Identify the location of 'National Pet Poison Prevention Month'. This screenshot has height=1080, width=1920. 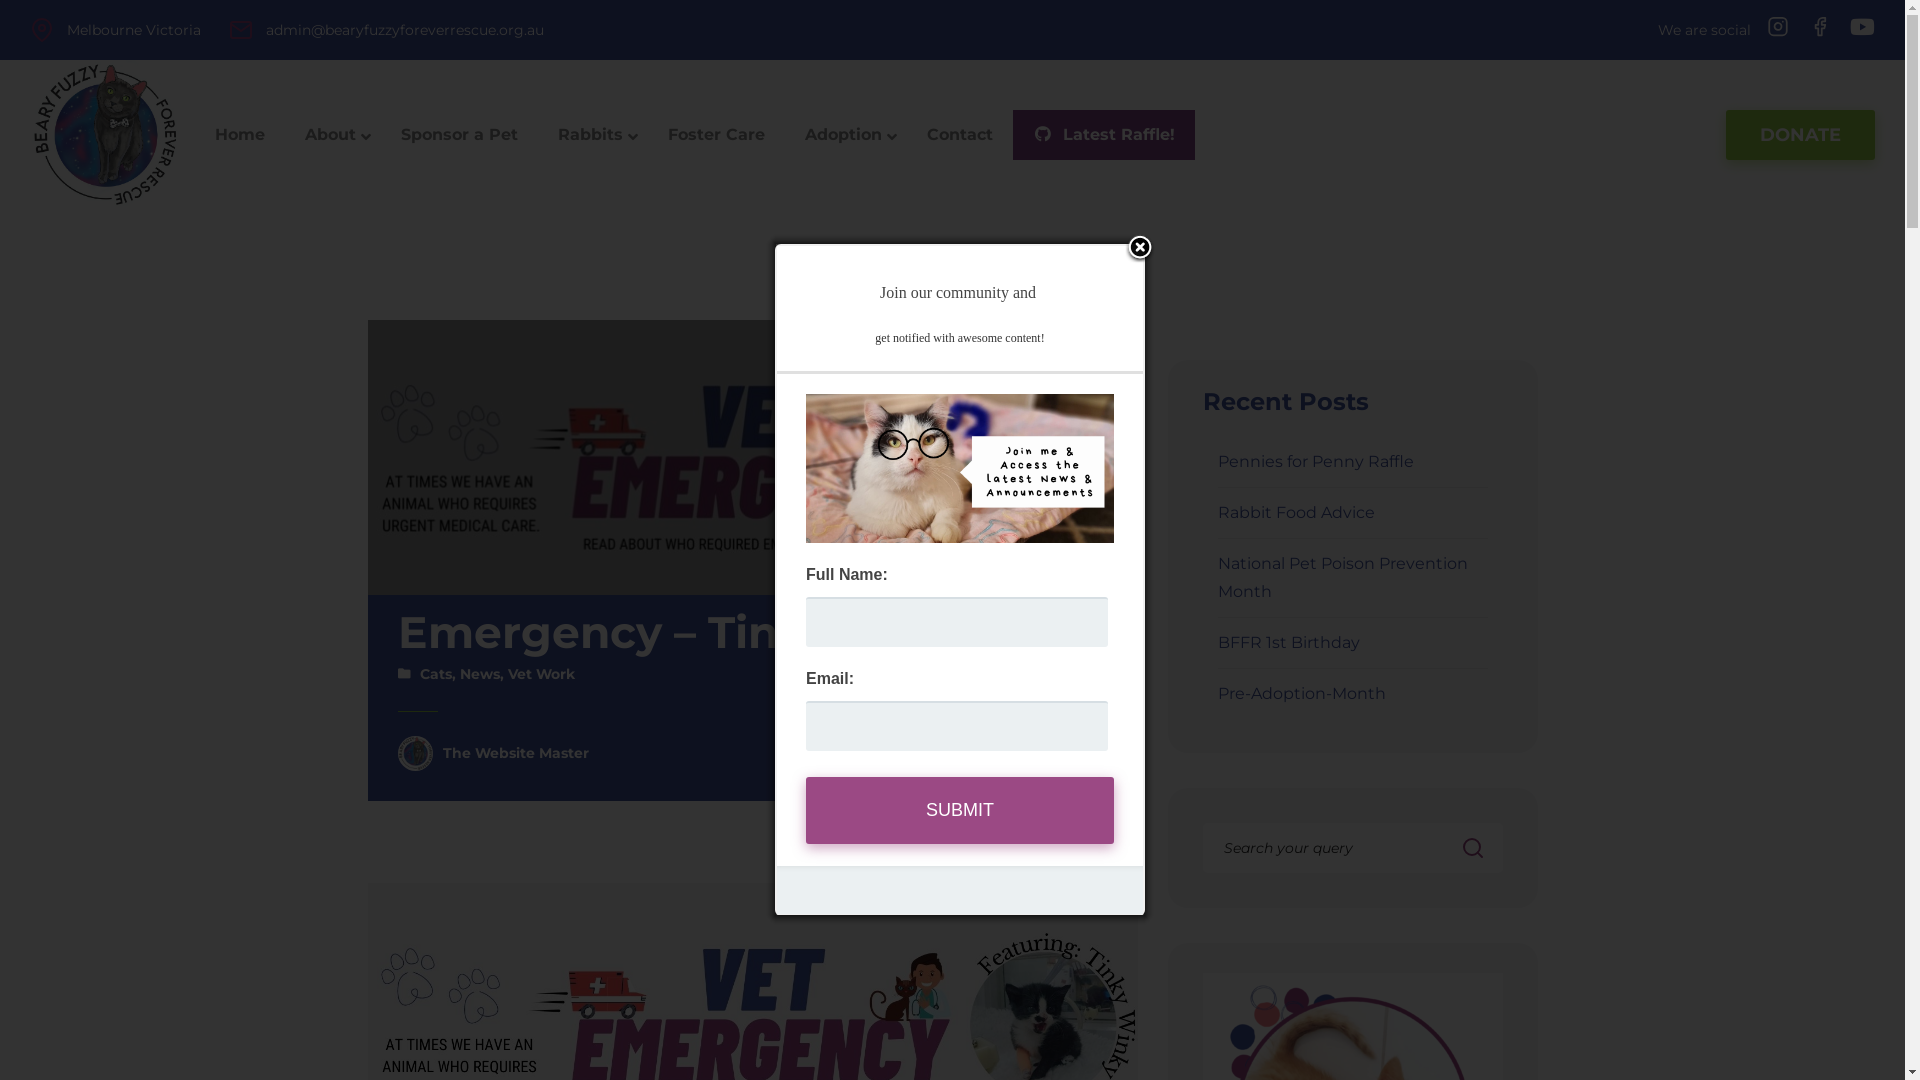
(1343, 577).